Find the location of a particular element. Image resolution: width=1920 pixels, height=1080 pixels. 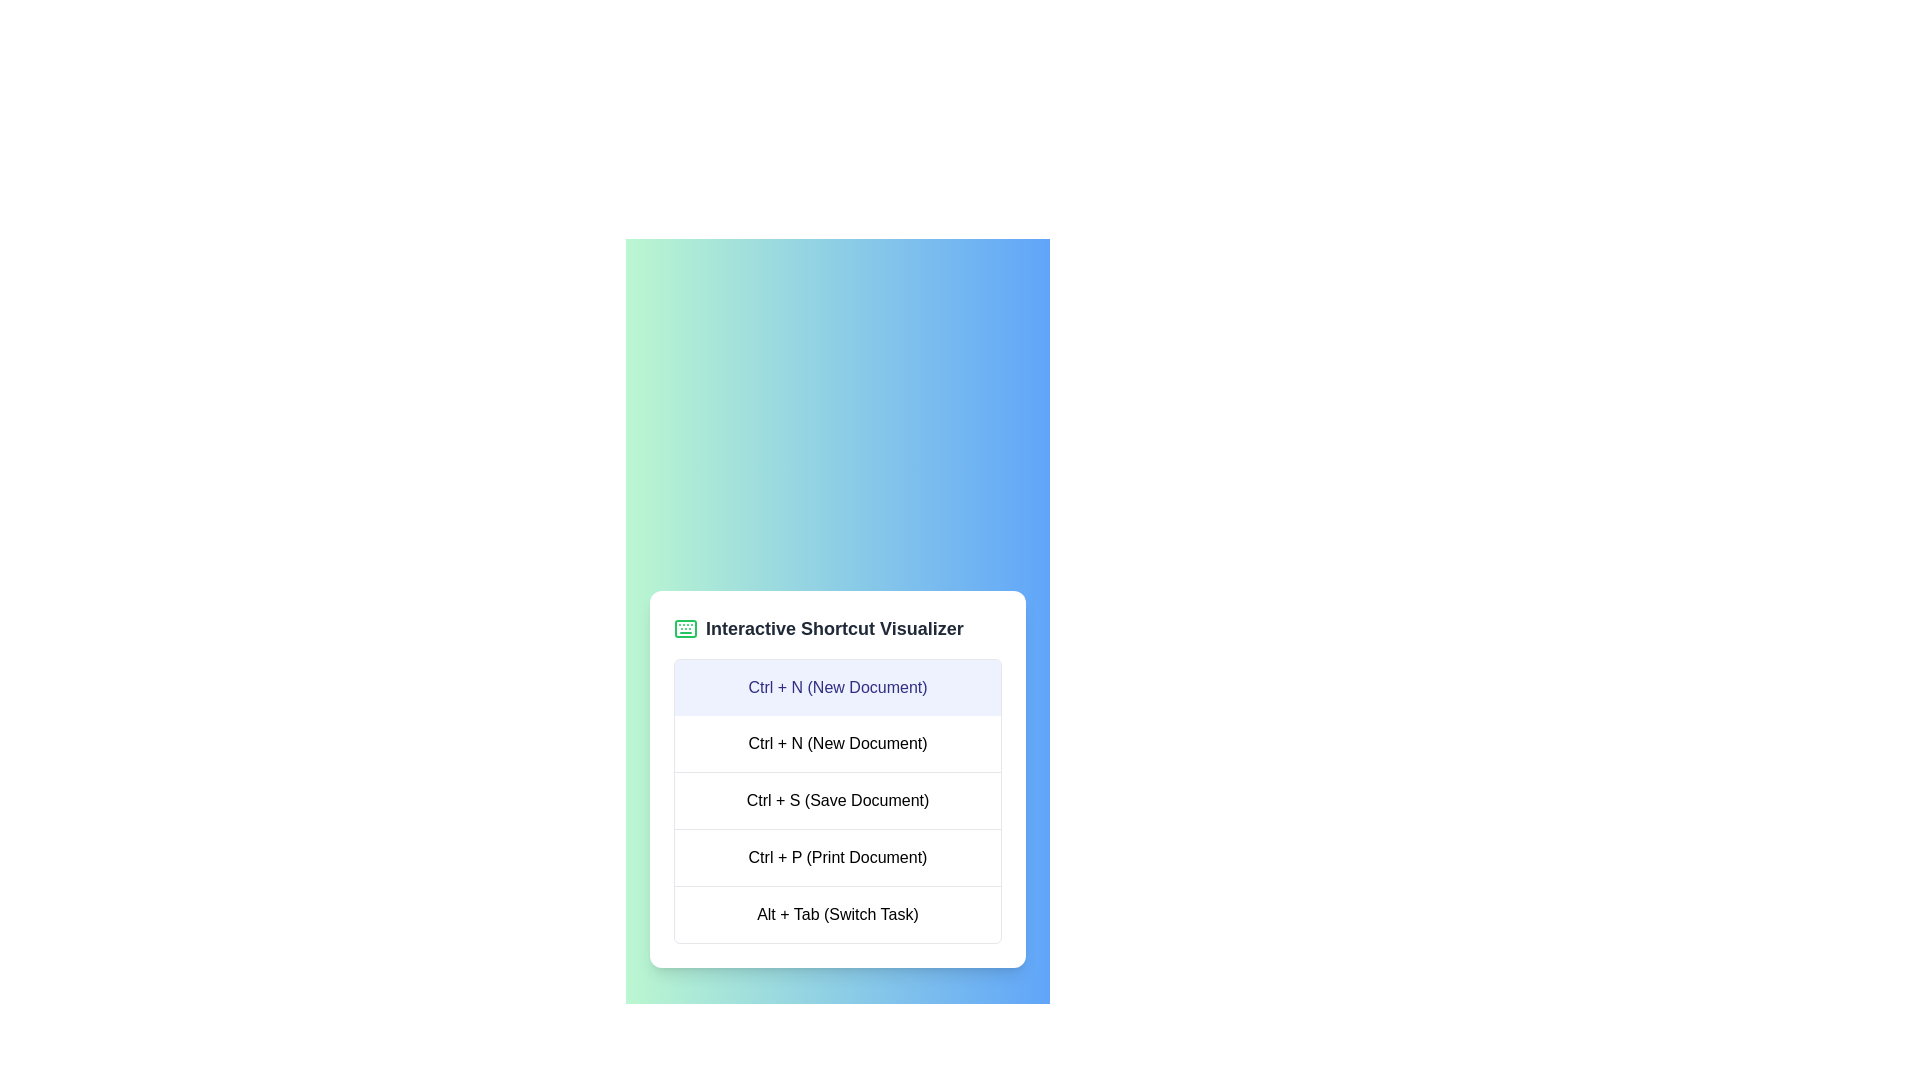

the selectable list item displaying 'Ctrl + P (Print Document)', which is the third item in a vertical list of shortcut commands, positioned between 'Ctrl + S (Save Document)' and 'Alt + Tab (Switch Task)' is located at coordinates (838, 855).